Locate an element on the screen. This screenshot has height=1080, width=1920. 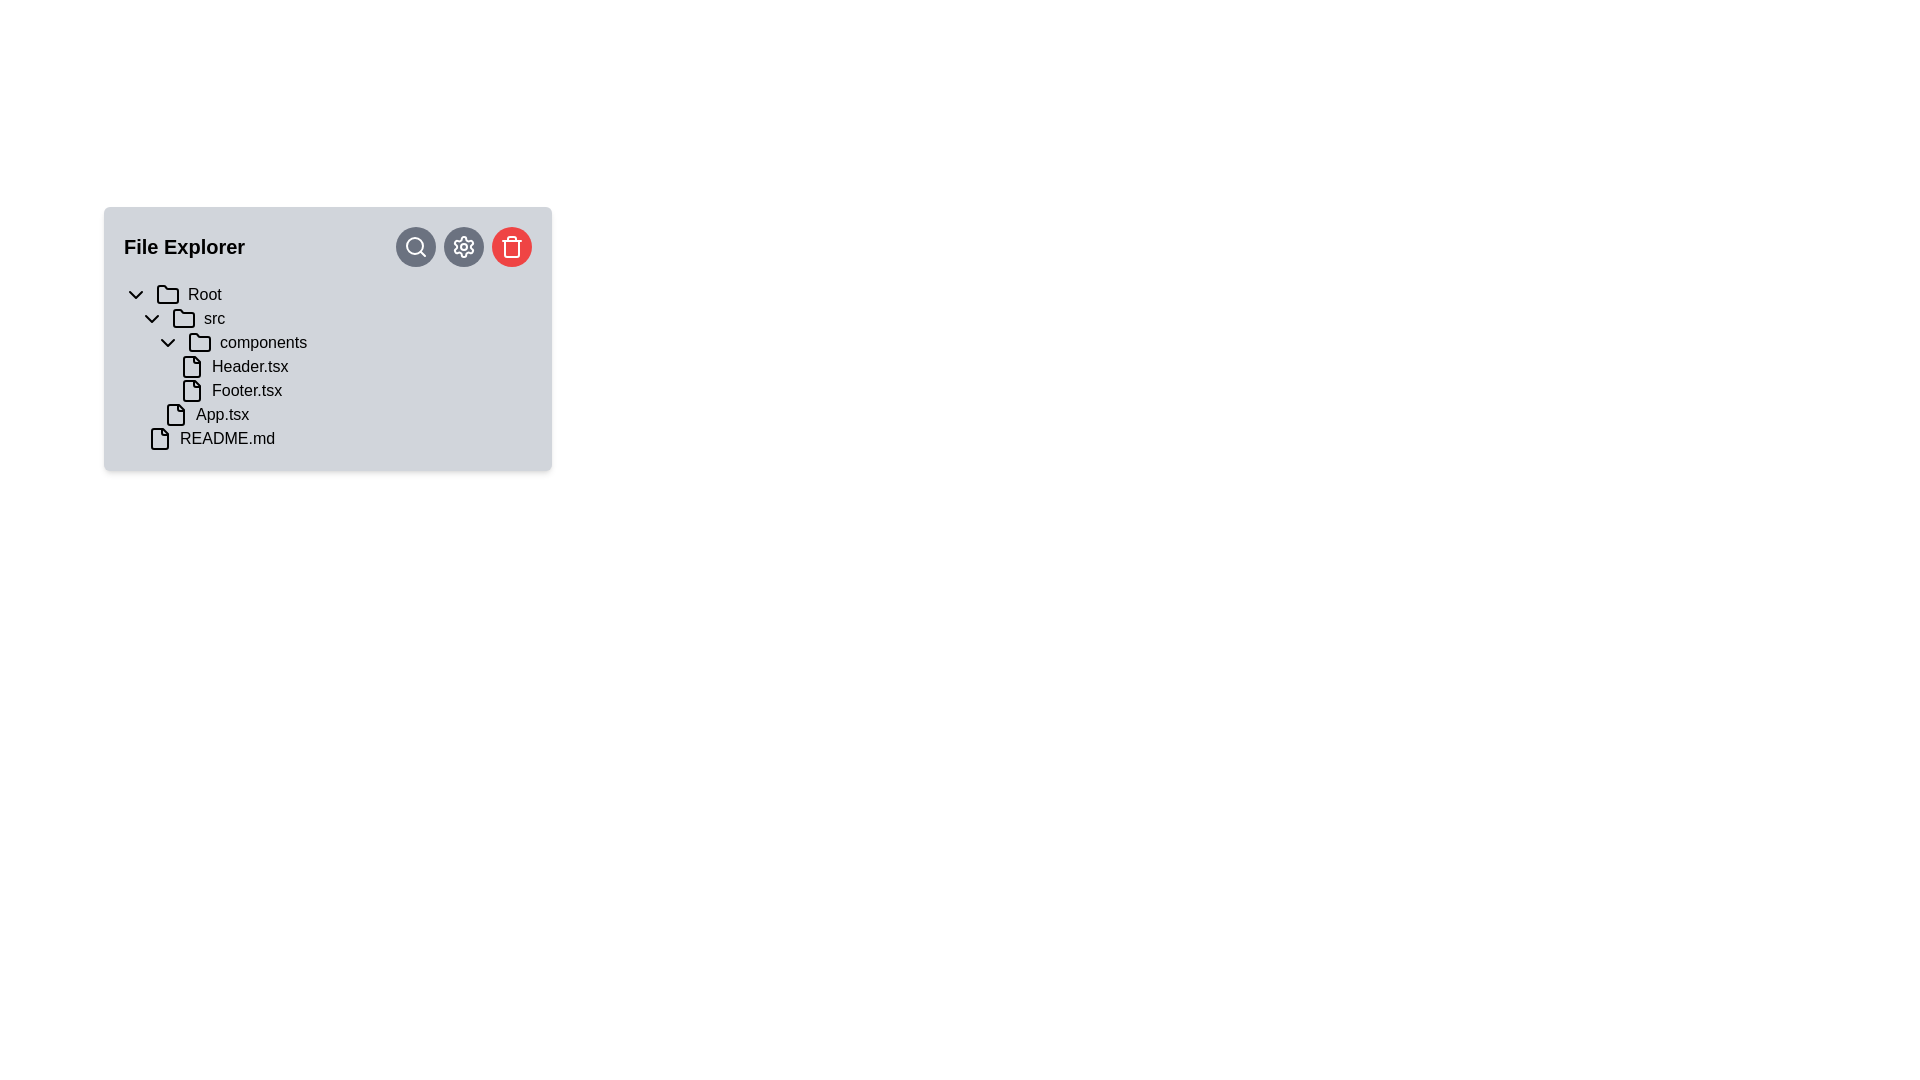
the search button located in the upper-right corner of the 'File Explorer' panel to initiate a search action is located at coordinates (415, 245).